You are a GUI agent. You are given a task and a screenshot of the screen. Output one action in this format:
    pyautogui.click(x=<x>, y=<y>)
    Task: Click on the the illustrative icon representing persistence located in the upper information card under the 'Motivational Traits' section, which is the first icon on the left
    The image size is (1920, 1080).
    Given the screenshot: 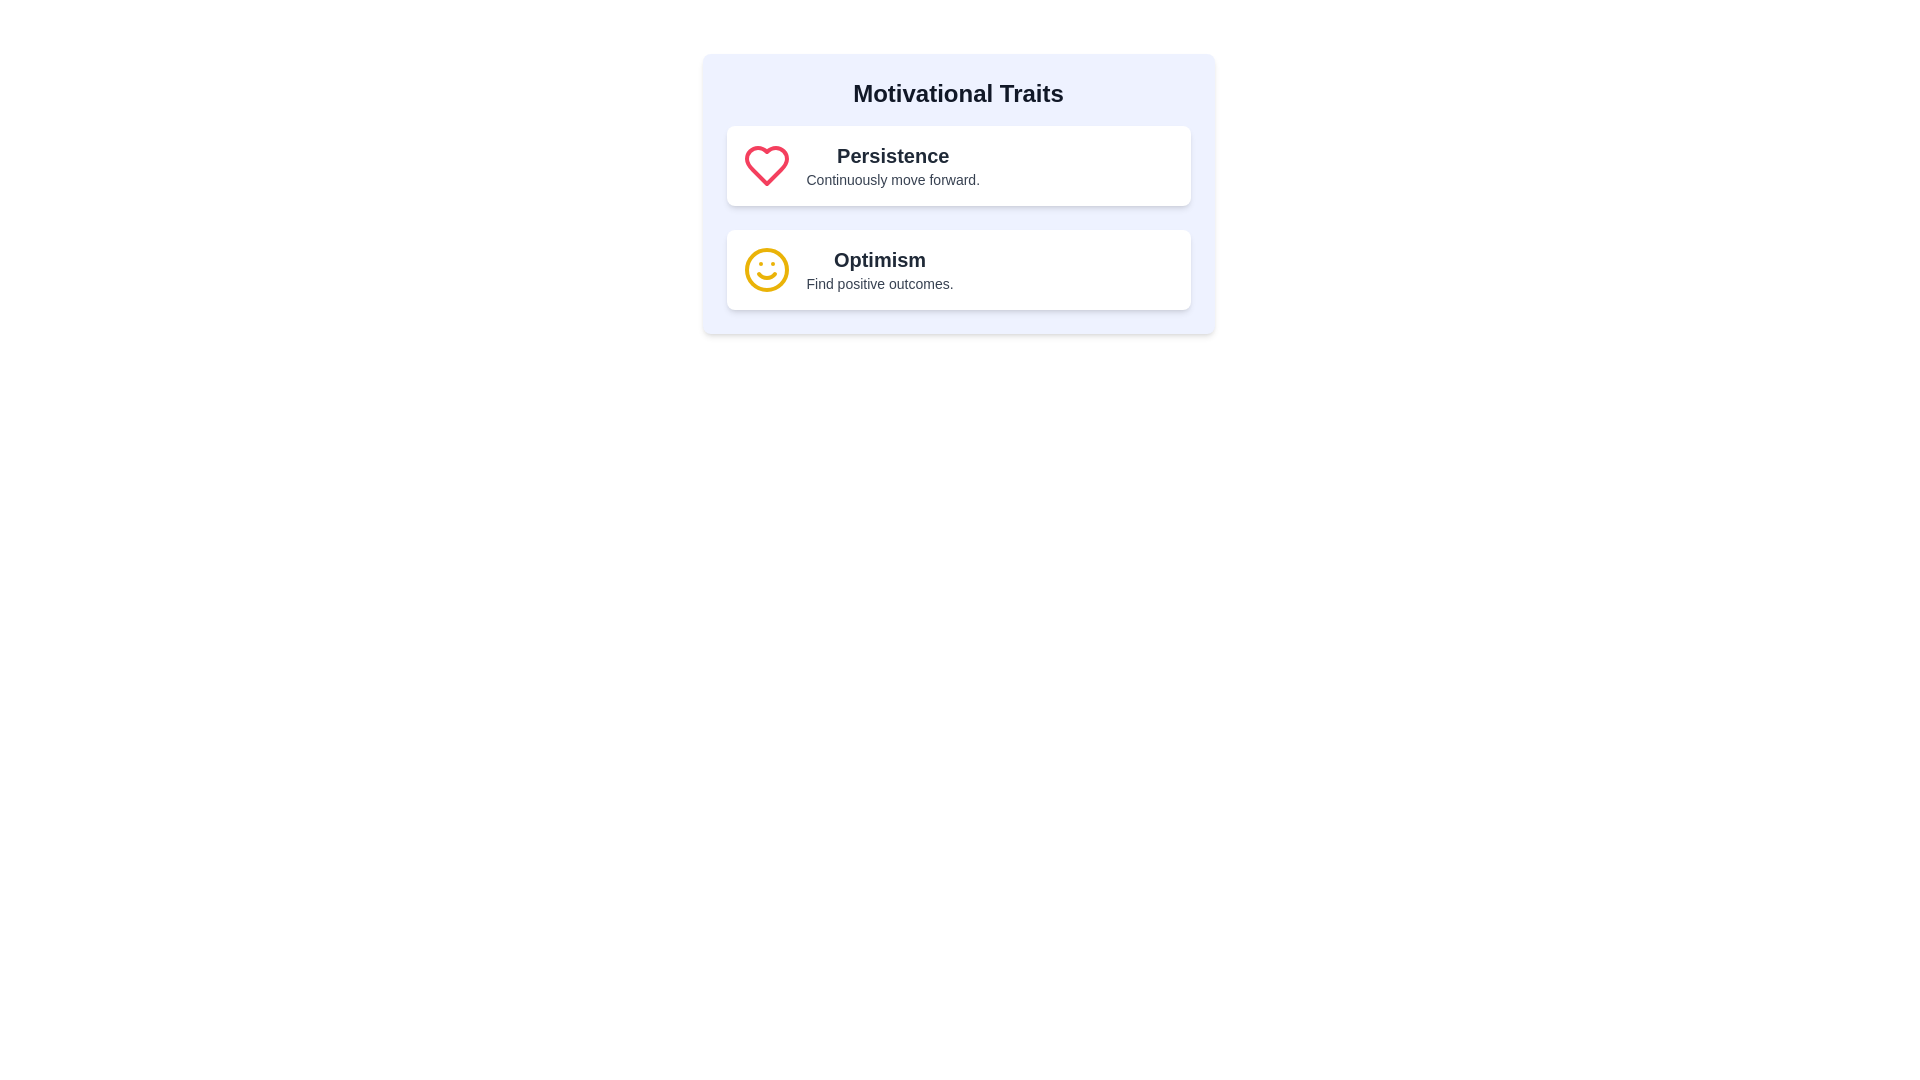 What is the action you would take?
    pyautogui.click(x=765, y=164)
    